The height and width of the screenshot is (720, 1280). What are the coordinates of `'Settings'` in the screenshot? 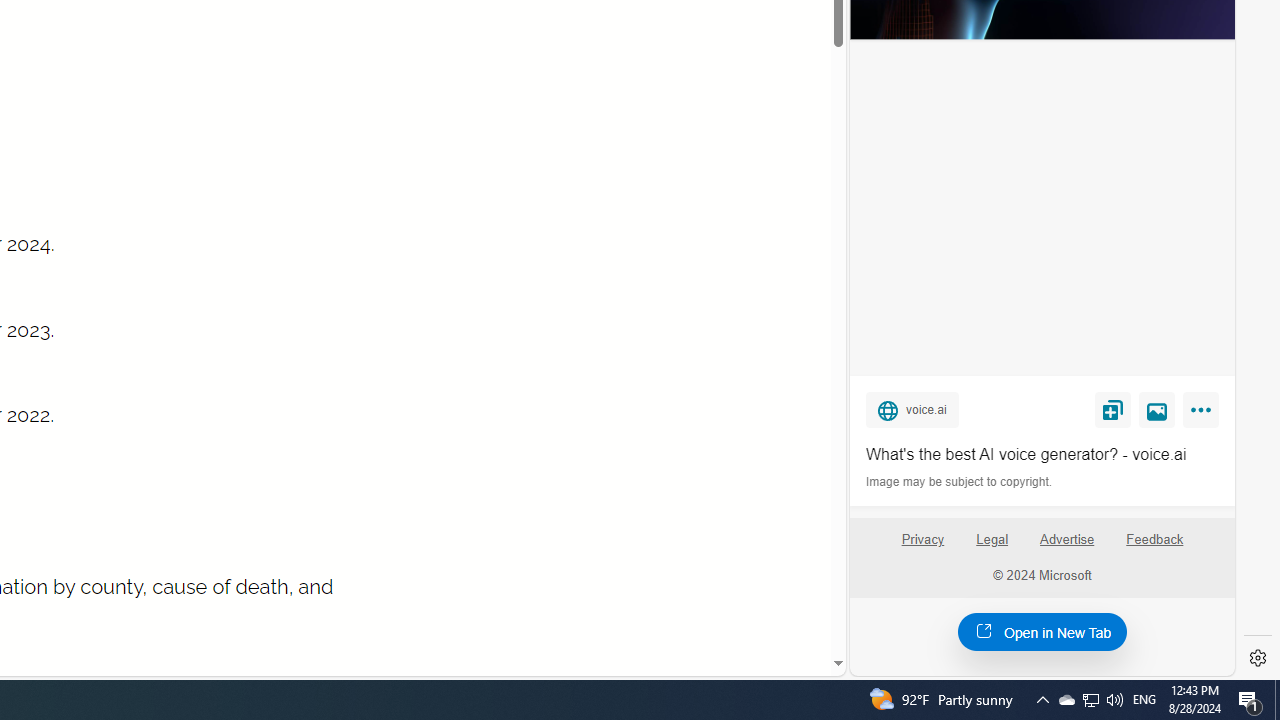 It's located at (1257, 658).